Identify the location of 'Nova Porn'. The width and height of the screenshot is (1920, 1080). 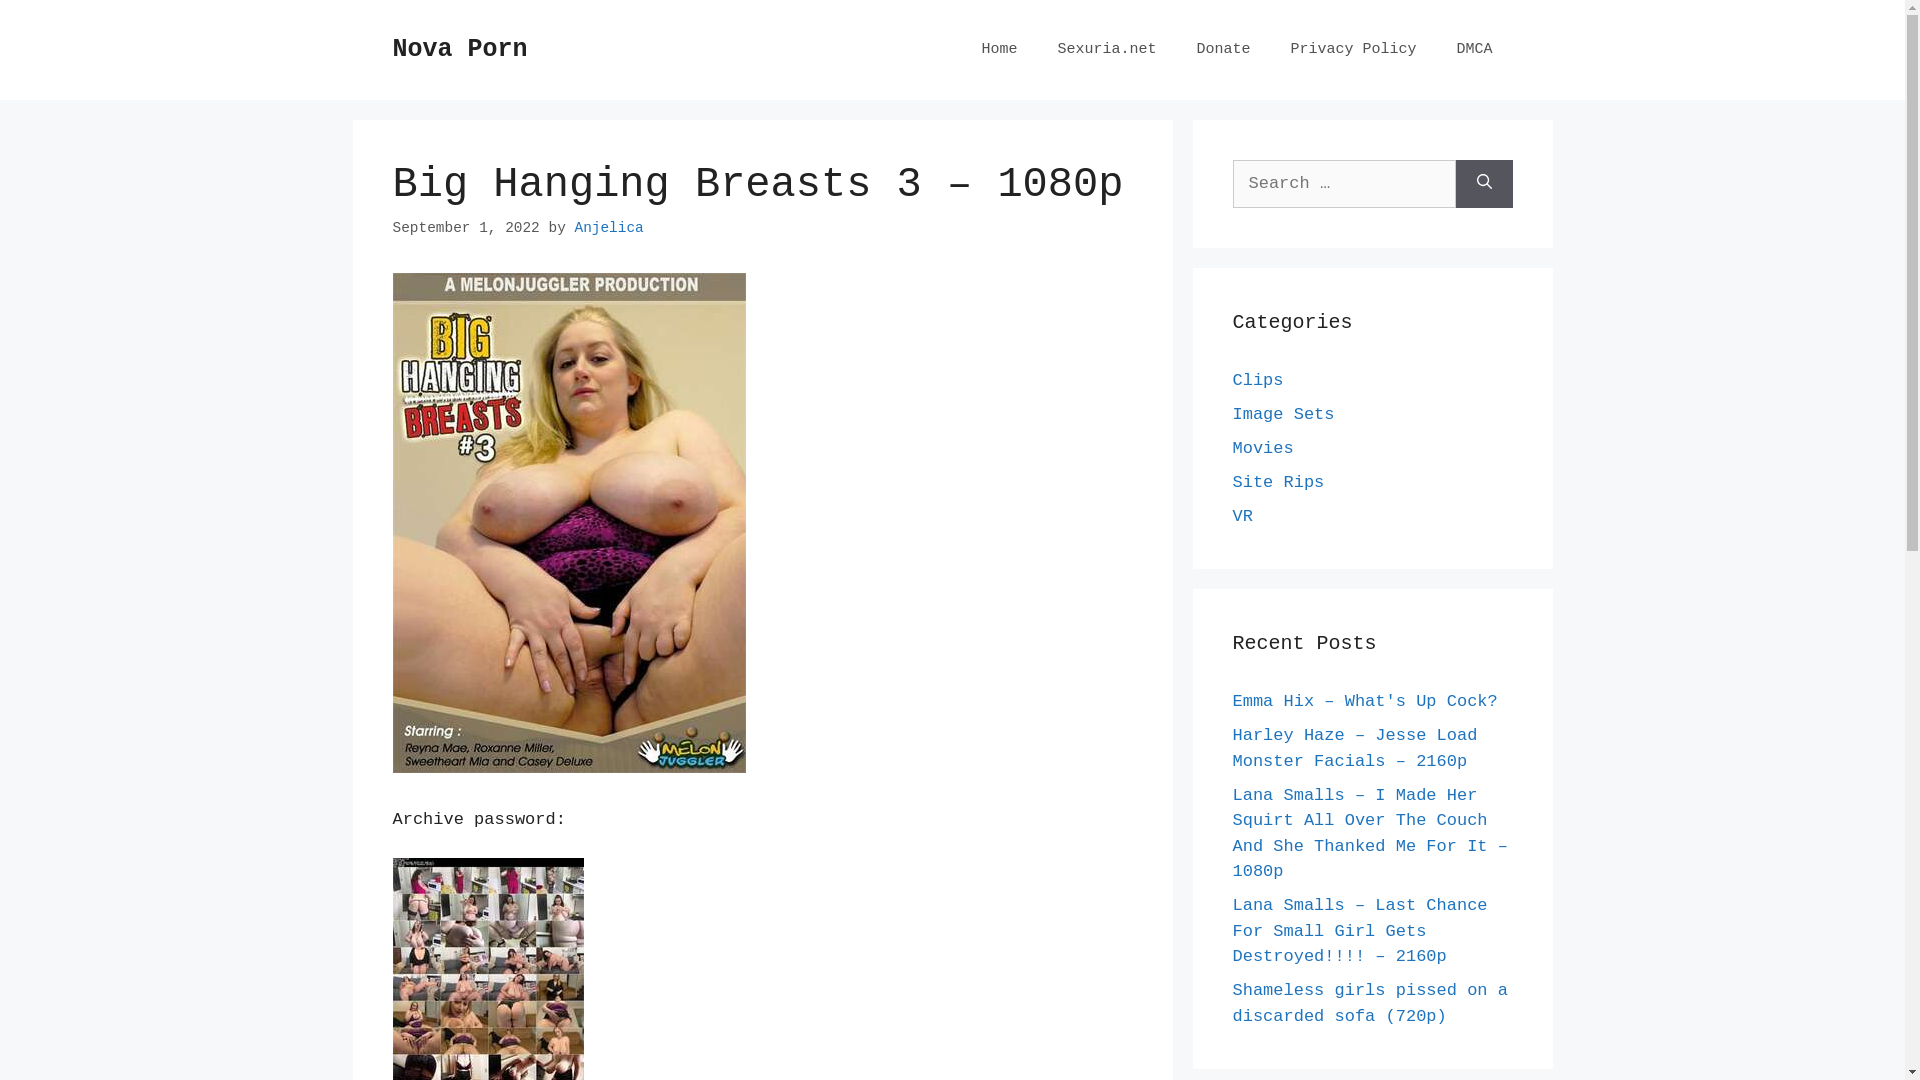
(392, 48).